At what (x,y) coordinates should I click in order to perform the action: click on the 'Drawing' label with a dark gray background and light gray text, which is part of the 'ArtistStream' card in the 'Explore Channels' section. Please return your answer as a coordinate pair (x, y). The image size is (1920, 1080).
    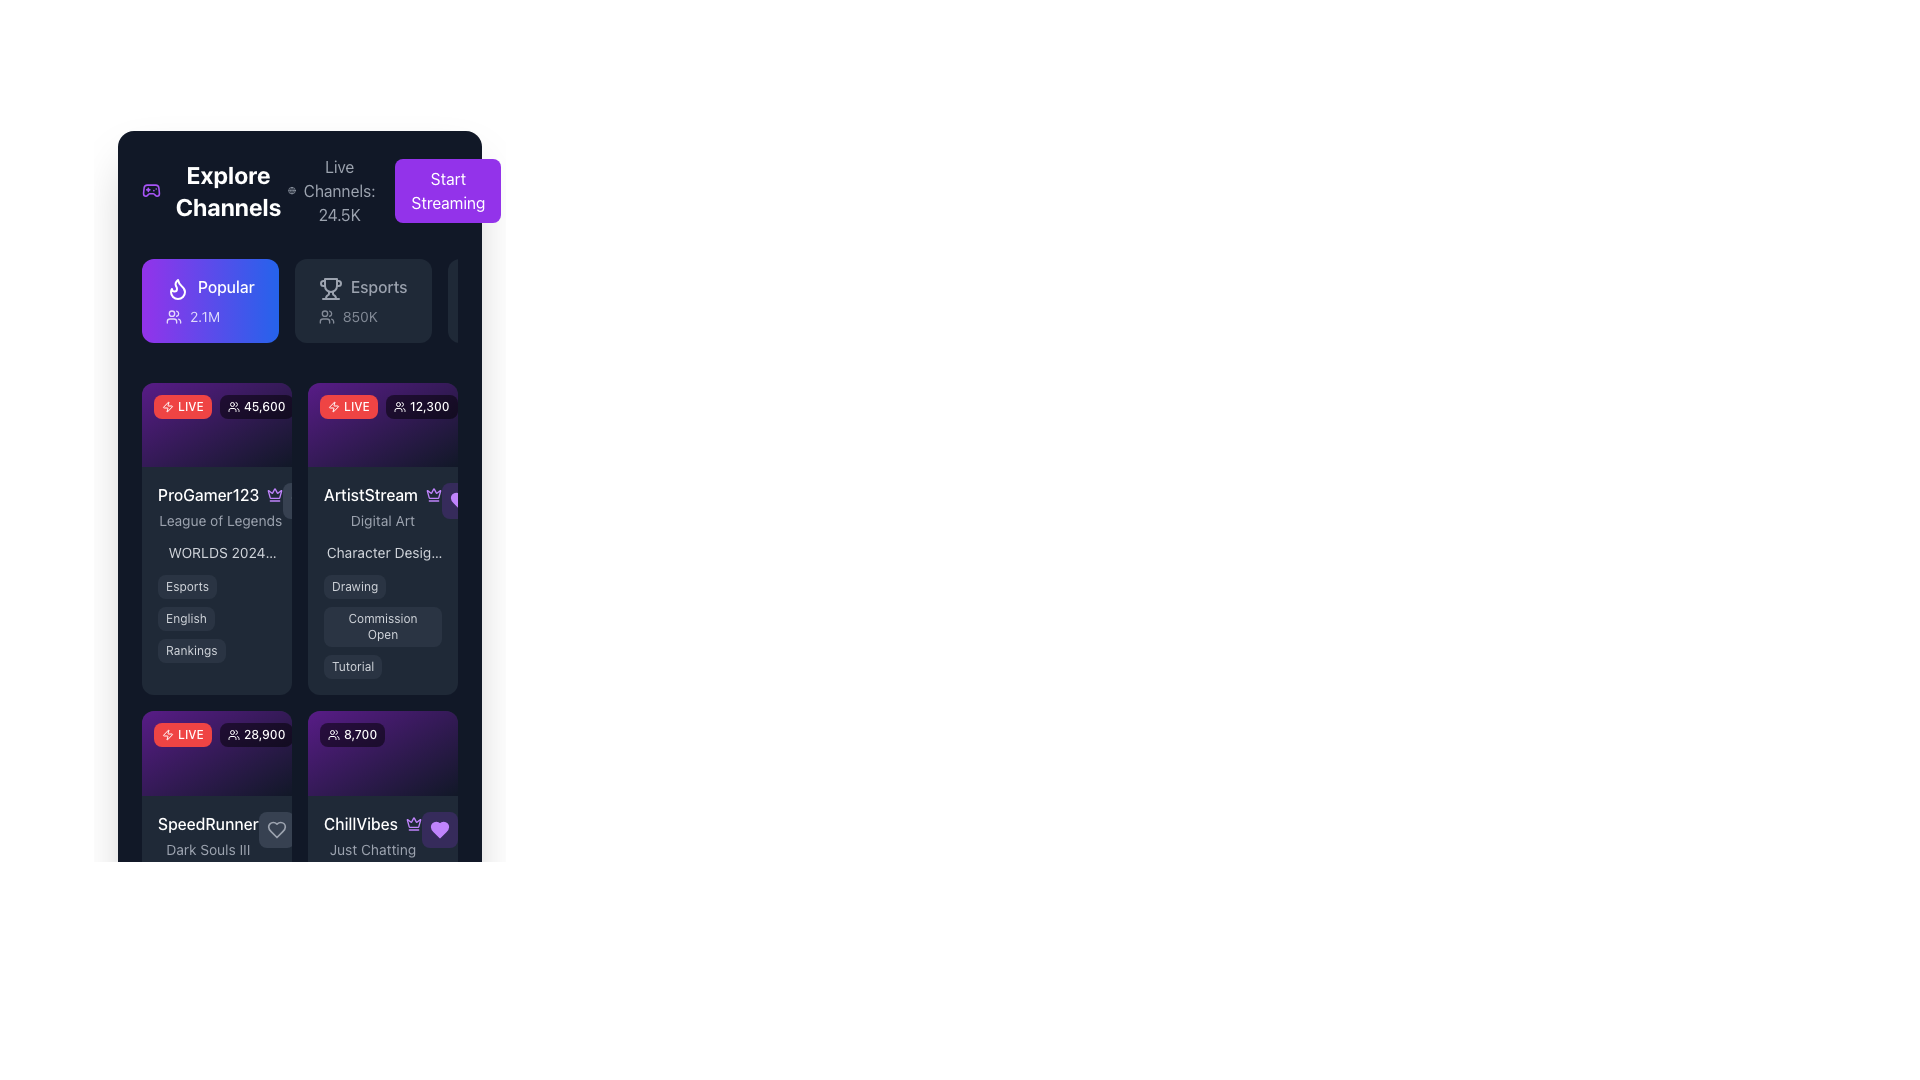
    Looking at the image, I should click on (355, 586).